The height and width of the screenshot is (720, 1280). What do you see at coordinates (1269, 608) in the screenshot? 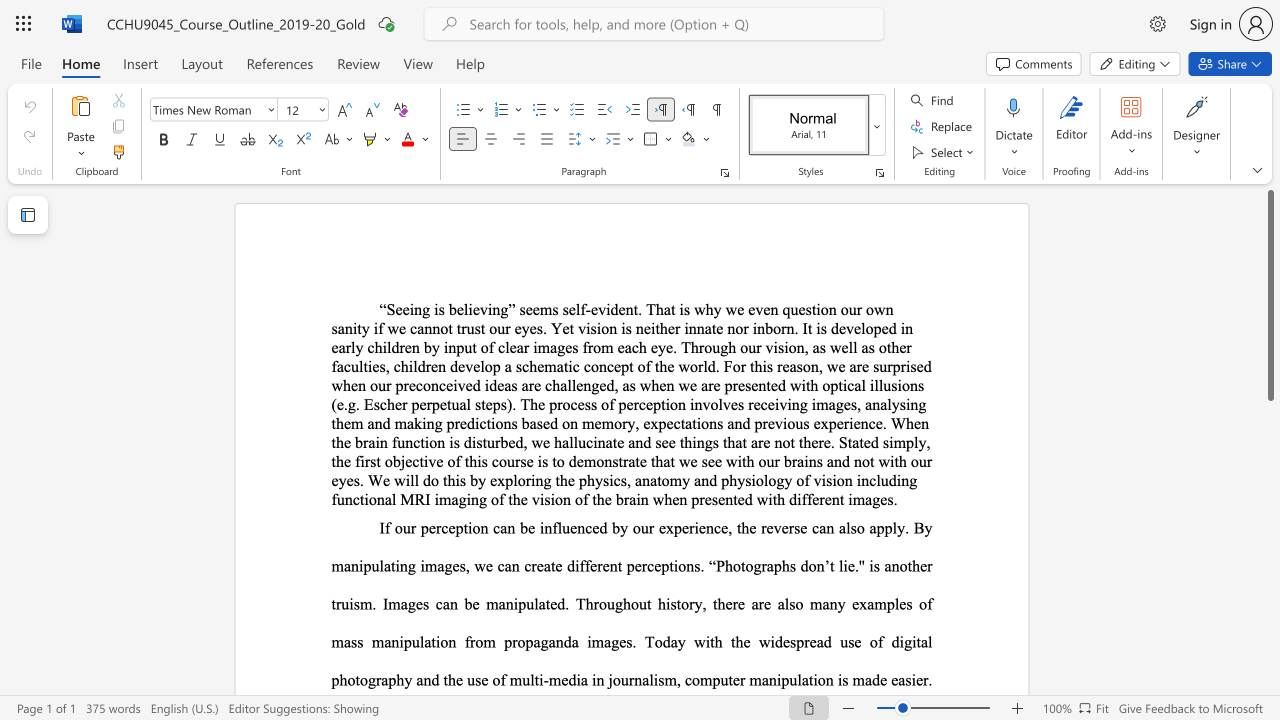
I see `the scrollbar to slide the page down` at bounding box center [1269, 608].